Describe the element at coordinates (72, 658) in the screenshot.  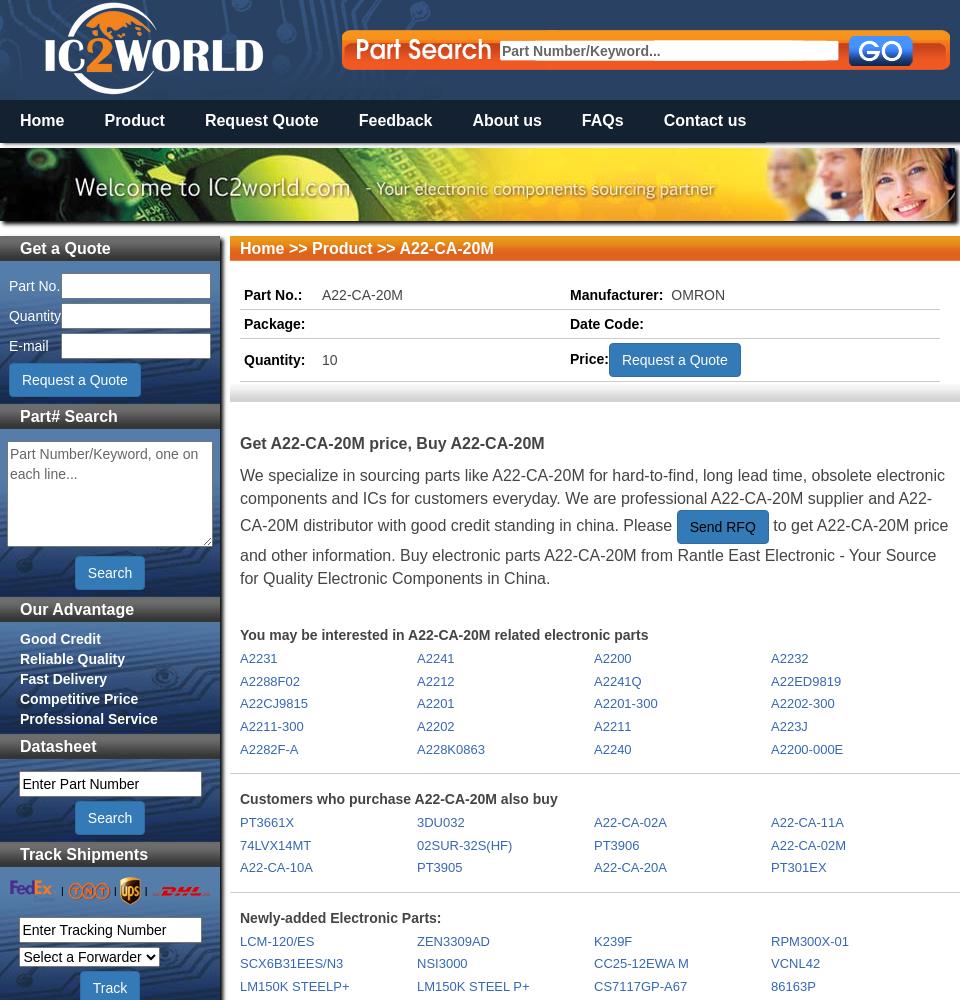
I see `'Reliable Quality'` at that location.